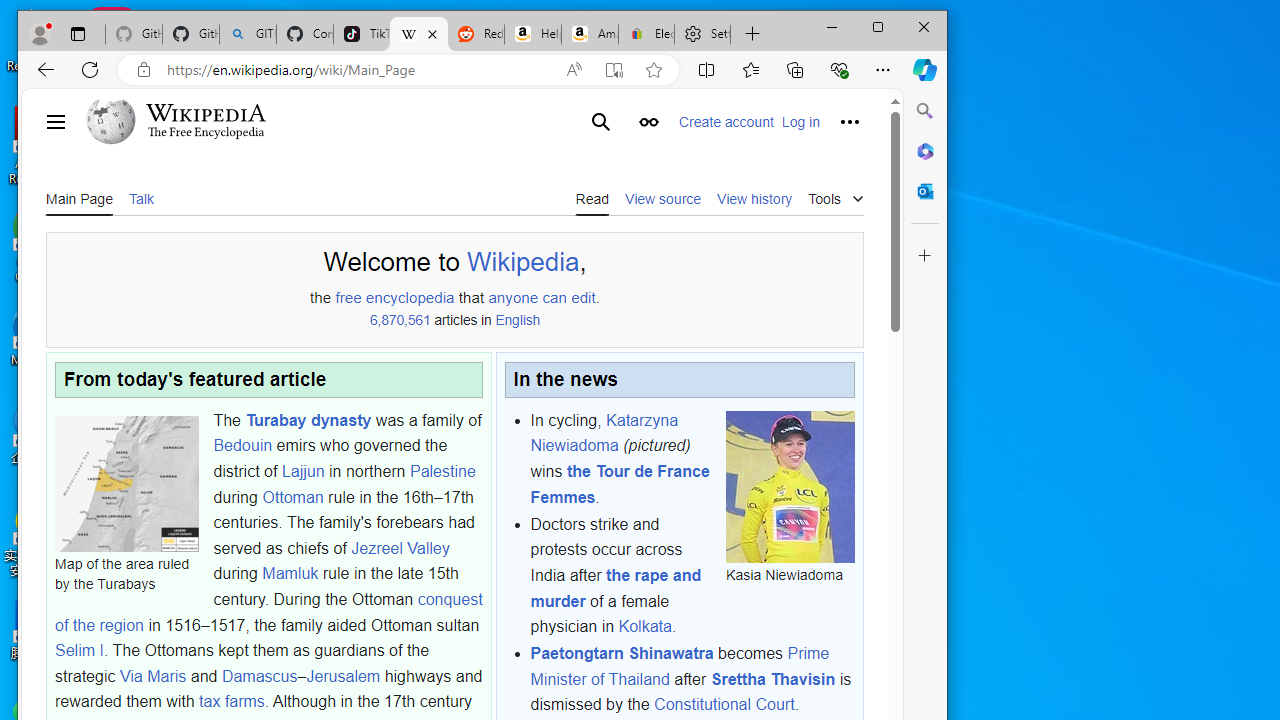 The height and width of the screenshot is (720, 1280). Describe the element at coordinates (800, 122) in the screenshot. I see `'Log in'` at that location.